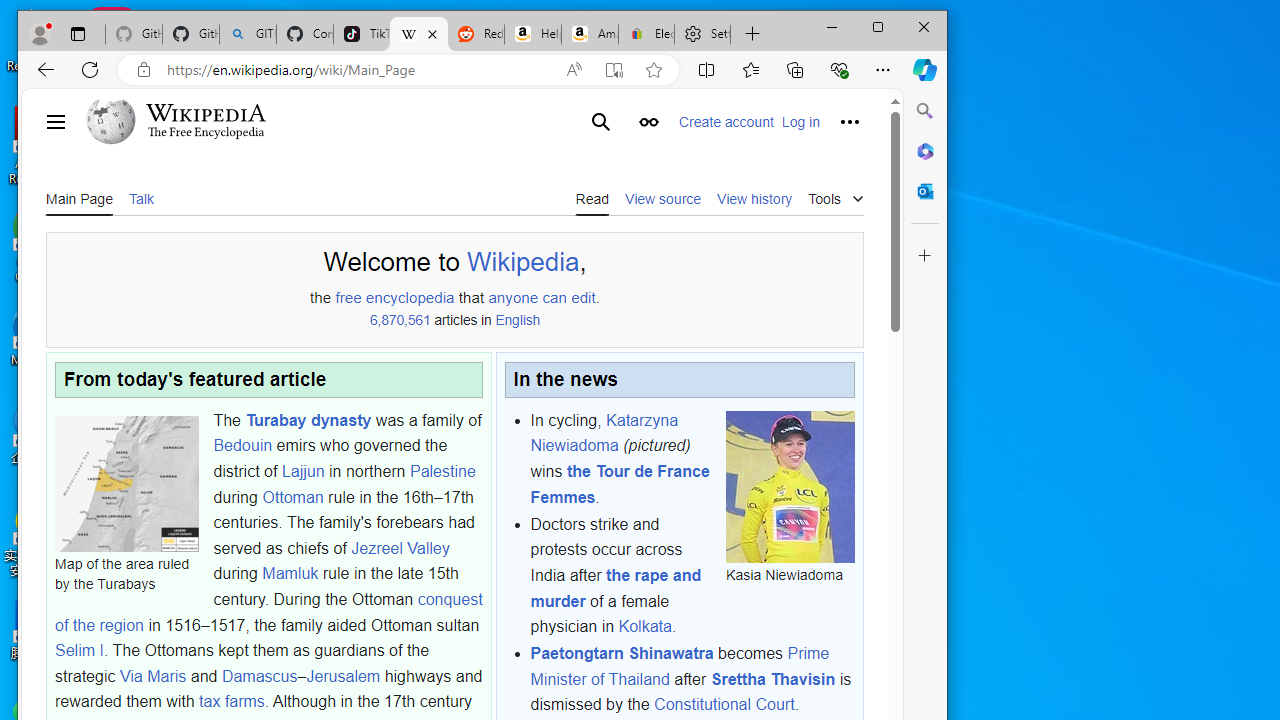 The height and width of the screenshot is (720, 1280). Describe the element at coordinates (800, 122) in the screenshot. I see `'Log in'` at that location.